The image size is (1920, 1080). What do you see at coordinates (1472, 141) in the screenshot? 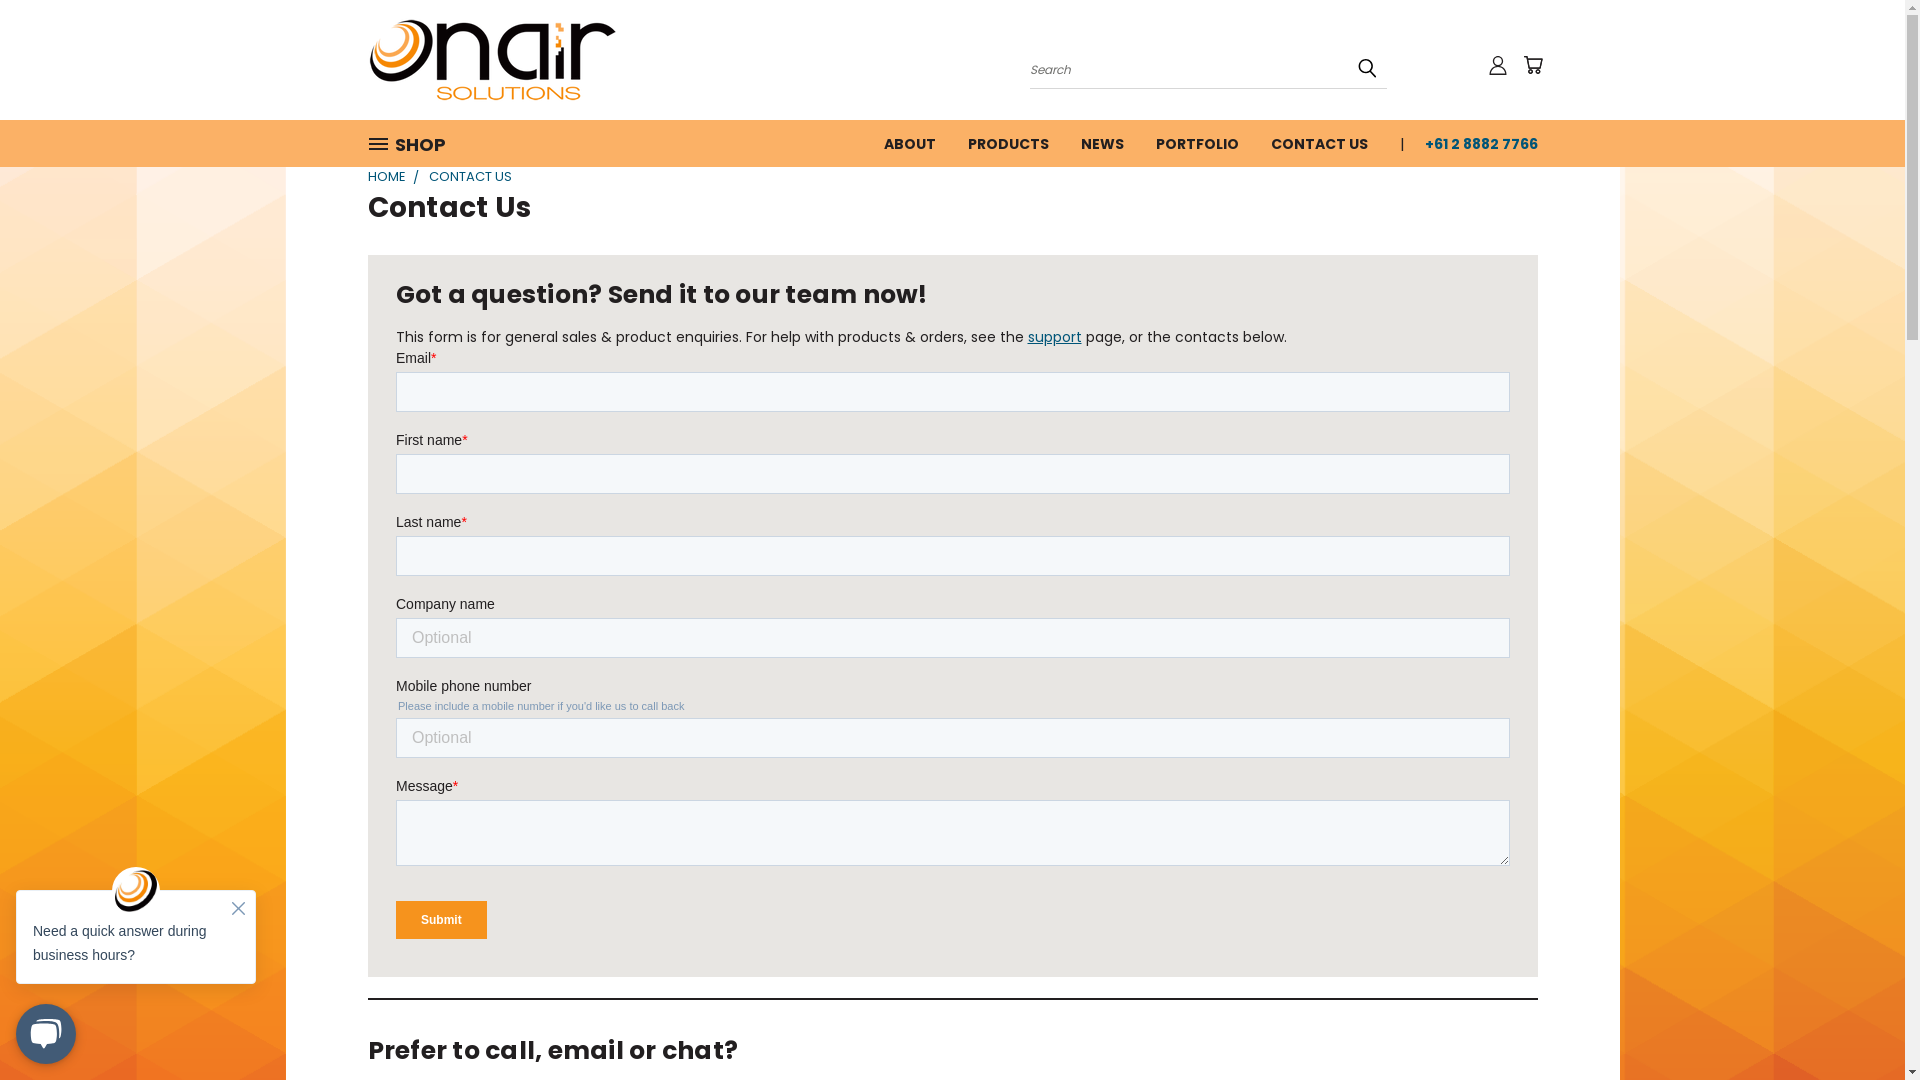
I see `'+61 2 8882 7766'` at bounding box center [1472, 141].